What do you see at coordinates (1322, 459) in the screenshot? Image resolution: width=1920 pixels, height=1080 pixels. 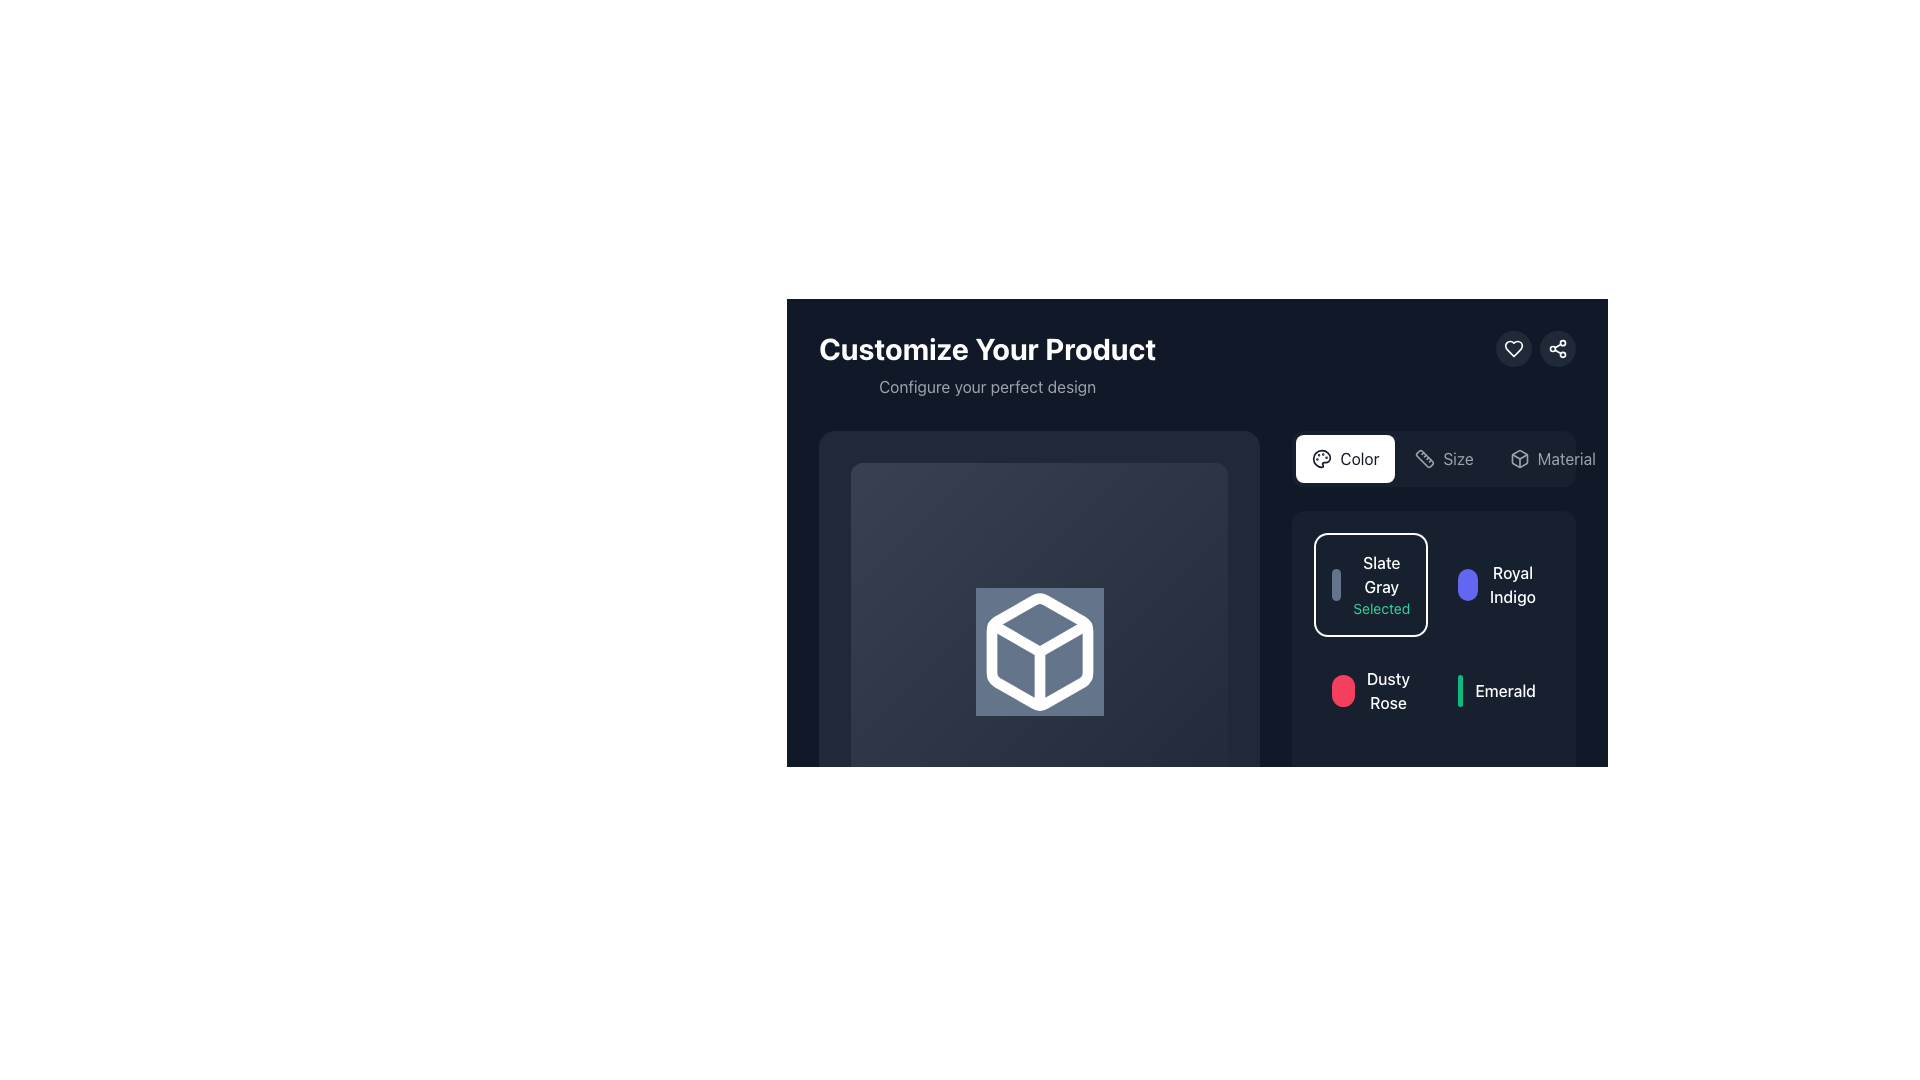 I see `the 'Color' selection icon, which is part of the button labeled 'Color' located at the top-right section of the interface` at bounding box center [1322, 459].